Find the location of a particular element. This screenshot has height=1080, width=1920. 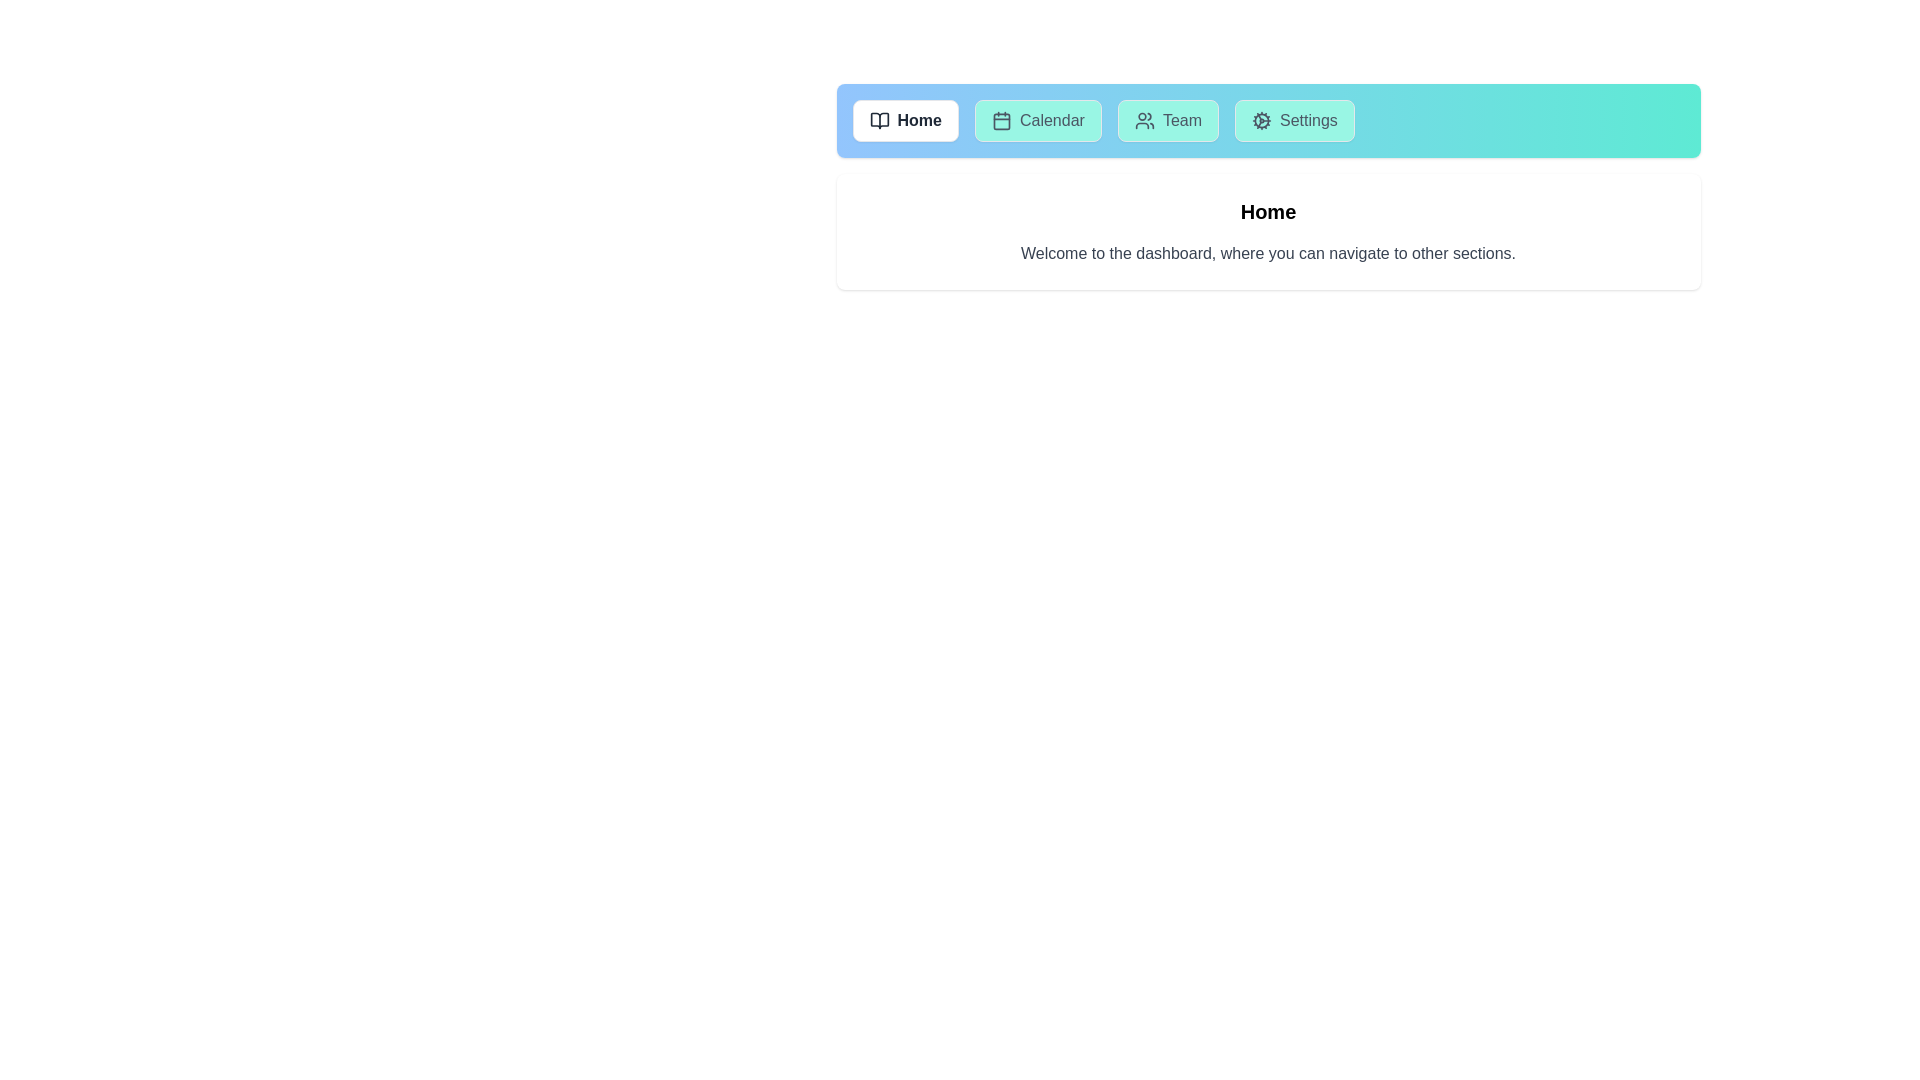

the tab labeled Settings is located at coordinates (1294, 120).